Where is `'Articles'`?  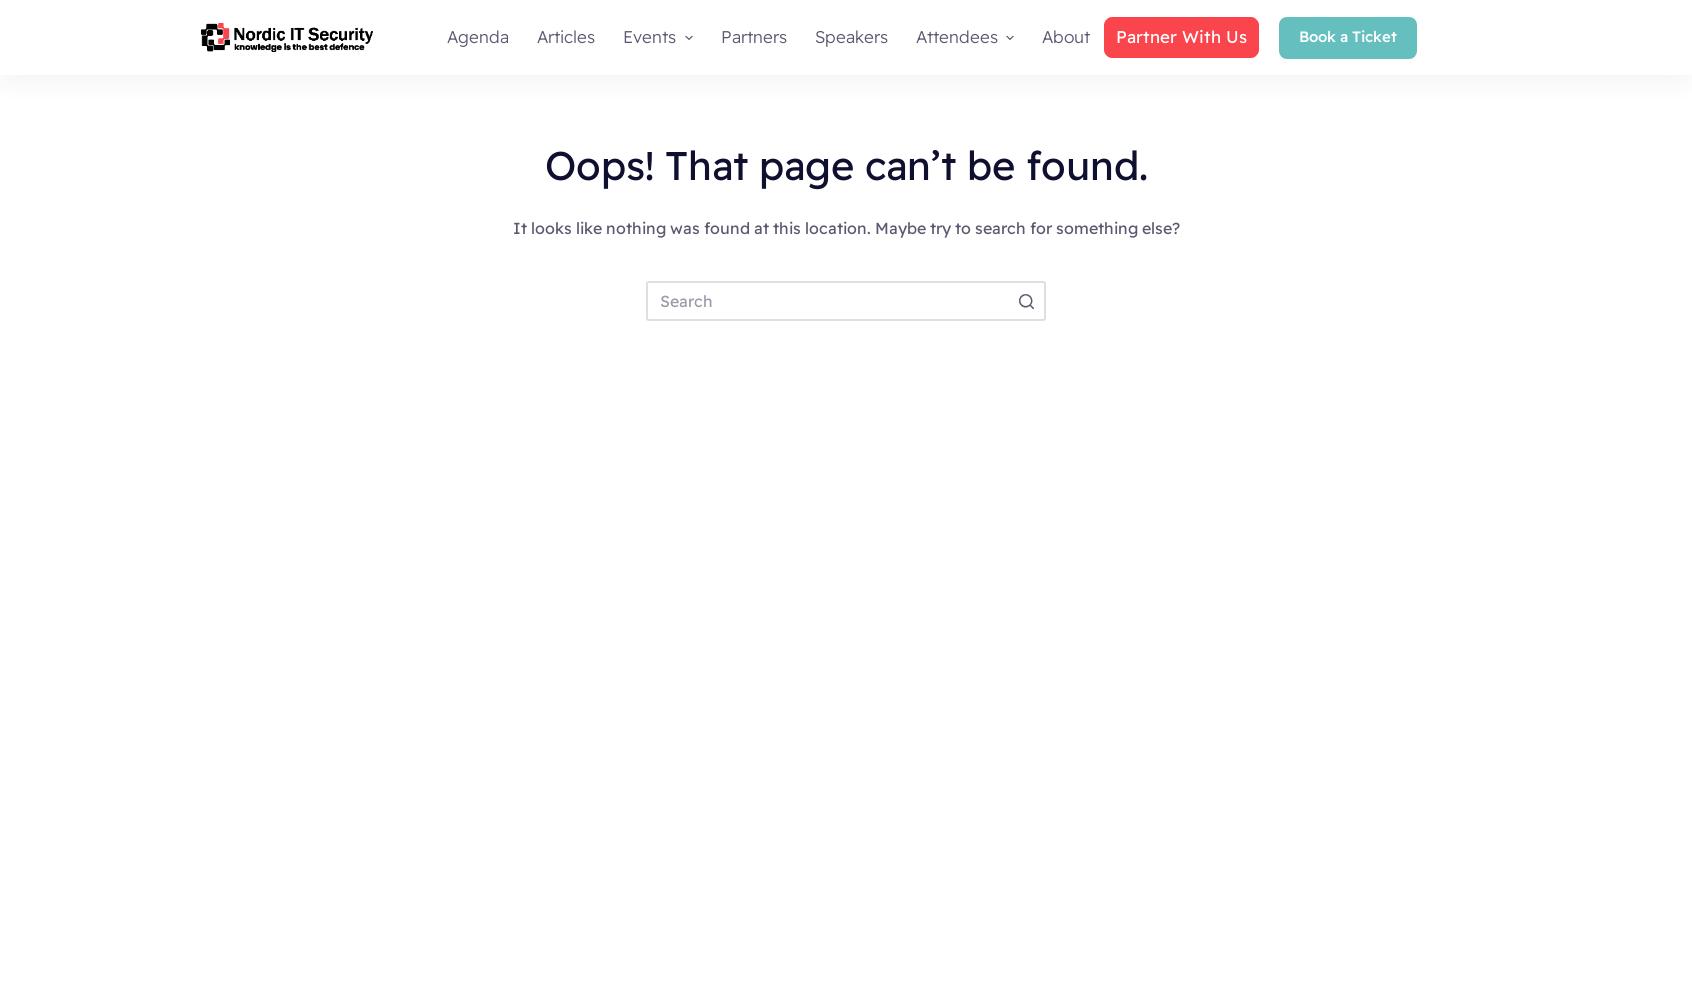 'Articles' is located at coordinates (564, 36).